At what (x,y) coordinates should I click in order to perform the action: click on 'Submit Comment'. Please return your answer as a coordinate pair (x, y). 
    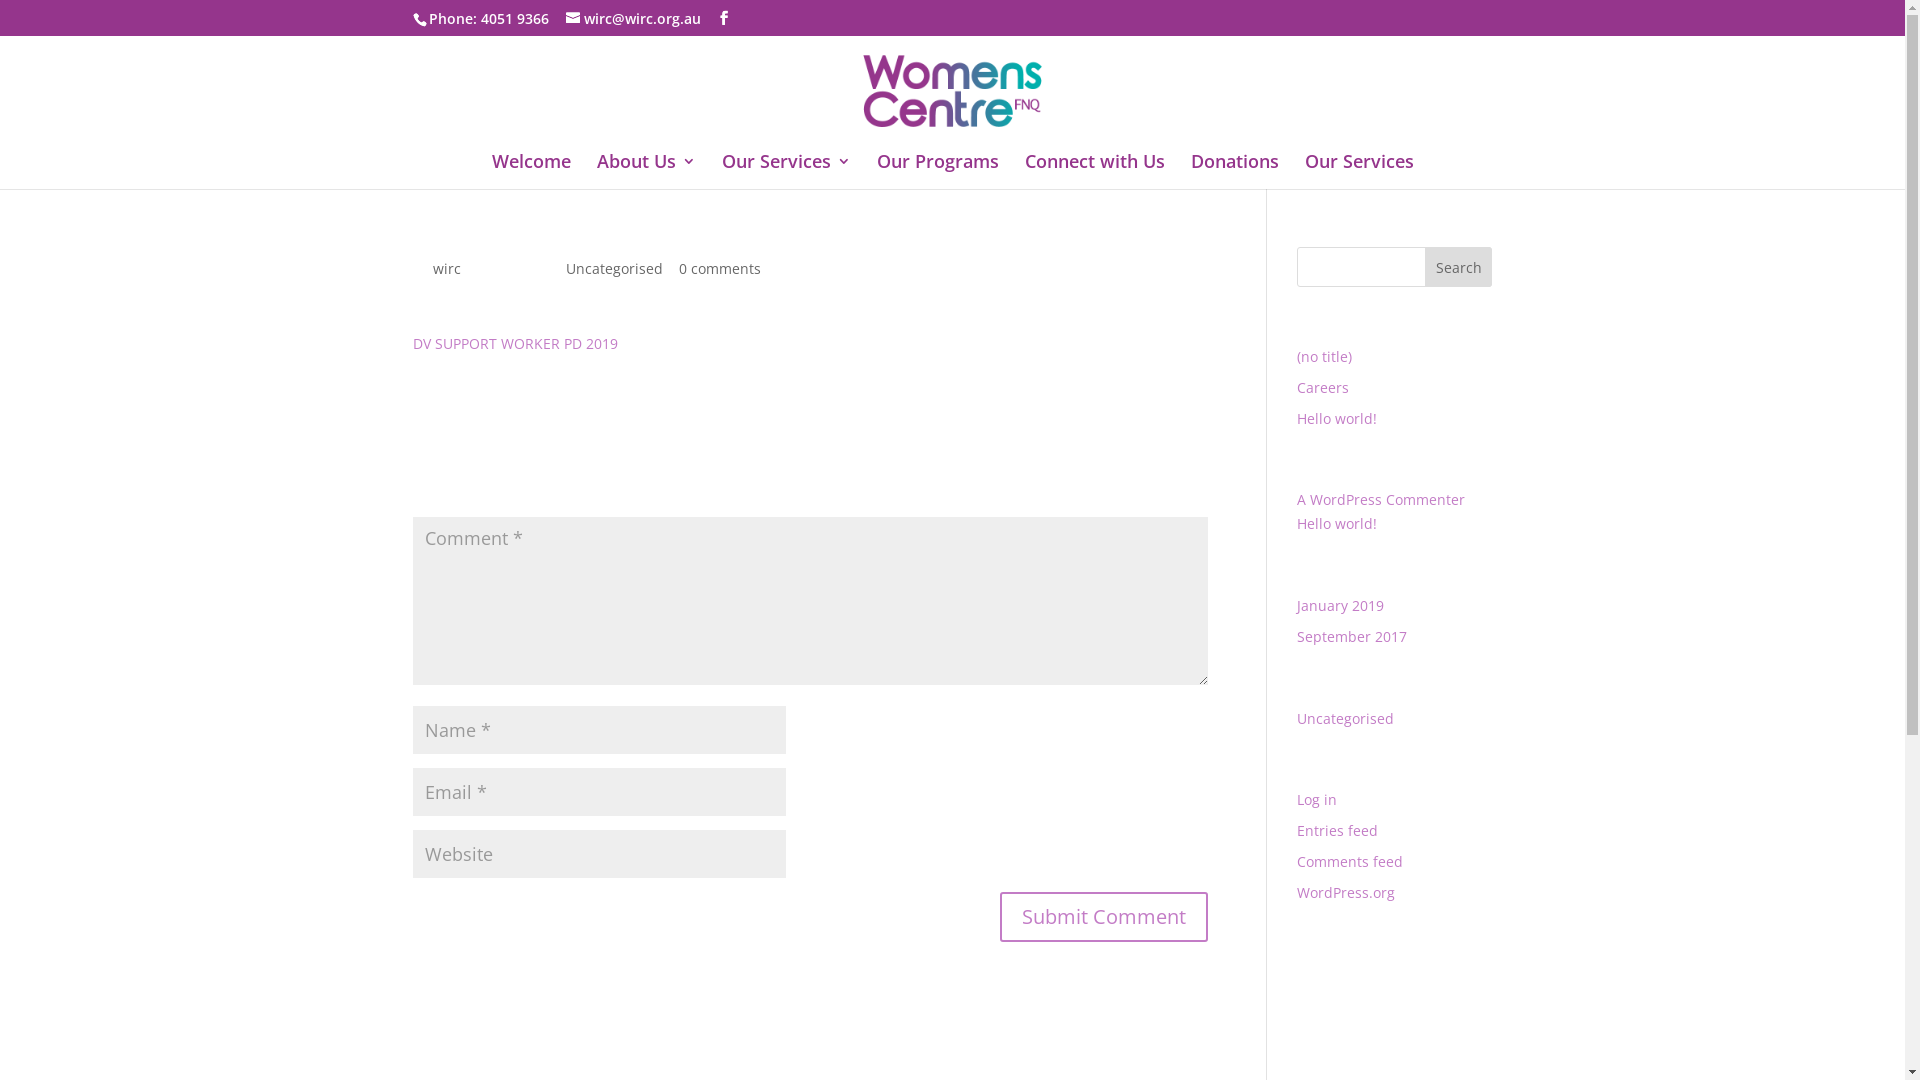
    Looking at the image, I should click on (1103, 917).